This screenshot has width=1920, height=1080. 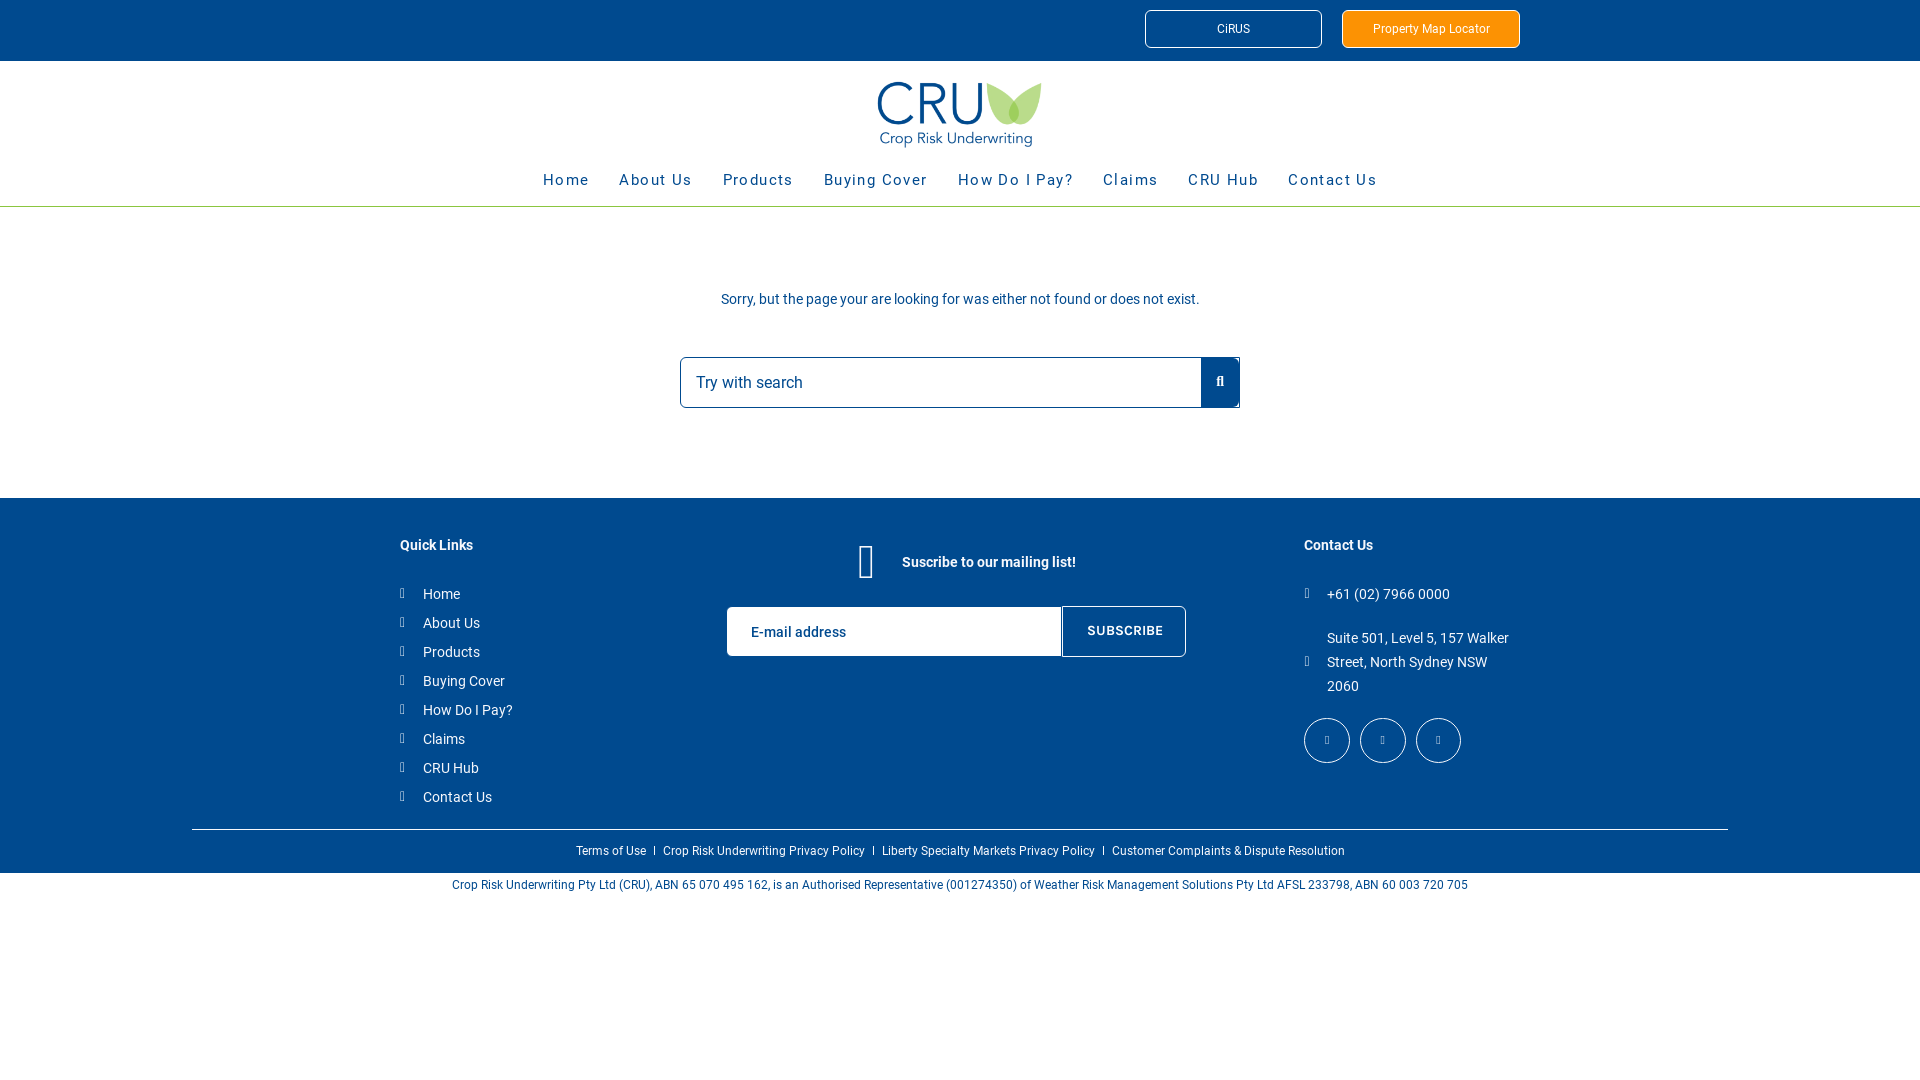 What do you see at coordinates (1304, 593) in the screenshot?
I see `'+61 (02) 7966 0000'` at bounding box center [1304, 593].